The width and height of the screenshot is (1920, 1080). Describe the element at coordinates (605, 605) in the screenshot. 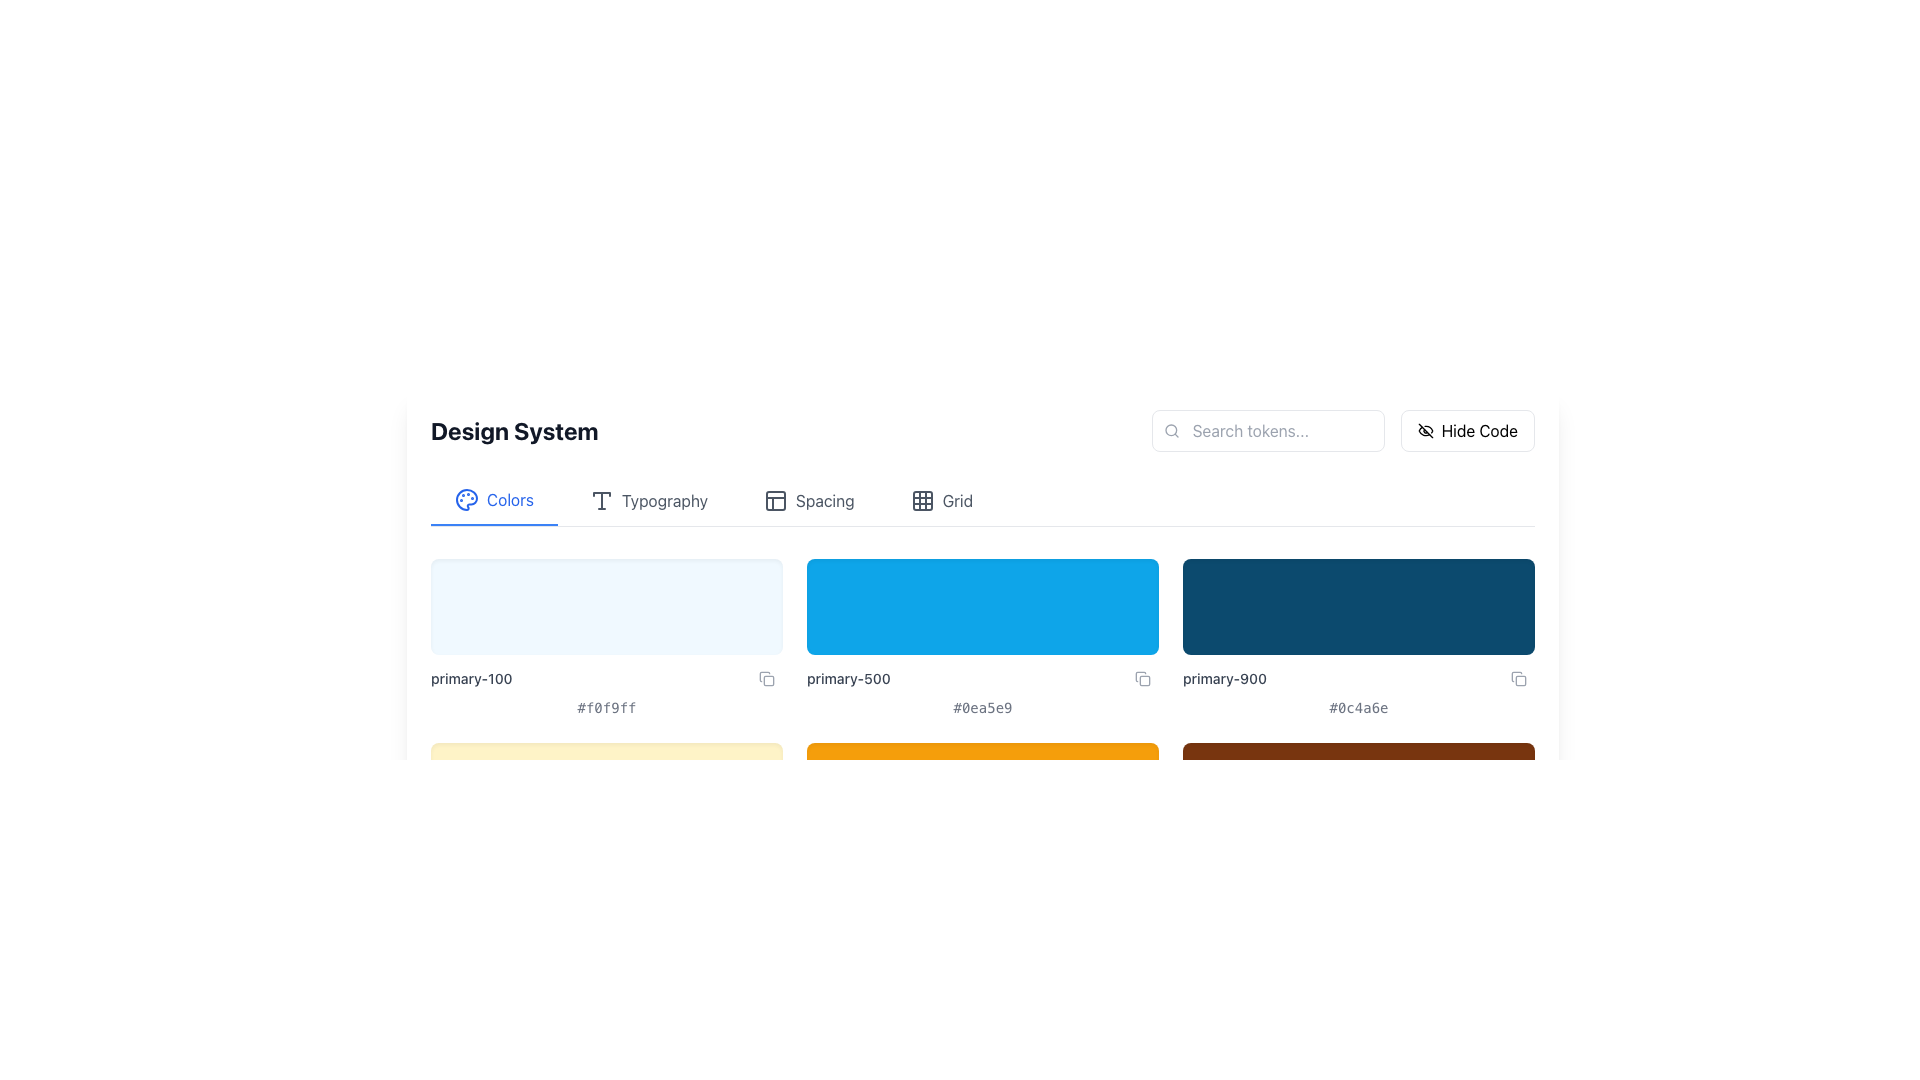

I see `the large rectangular light blue color swatch component` at that location.